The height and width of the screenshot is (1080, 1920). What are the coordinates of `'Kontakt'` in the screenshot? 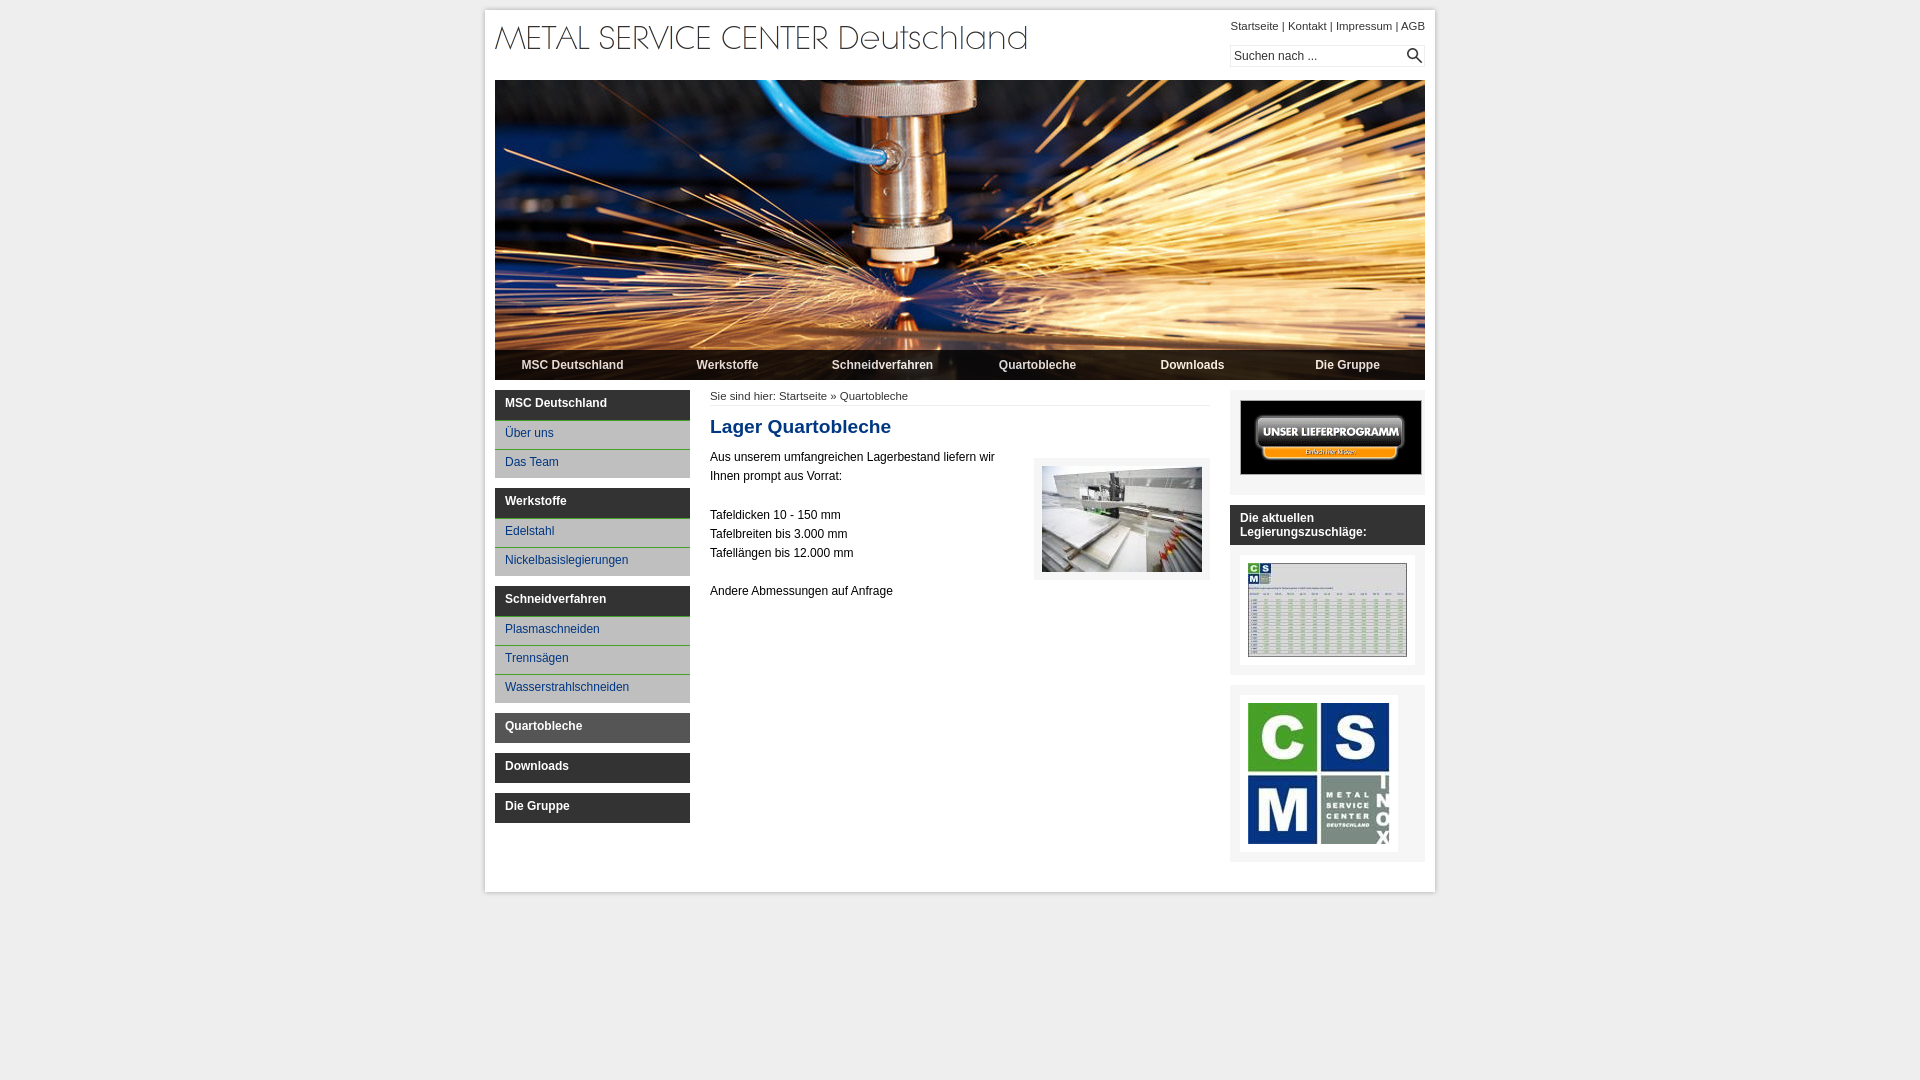 It's located at (1307, 26).